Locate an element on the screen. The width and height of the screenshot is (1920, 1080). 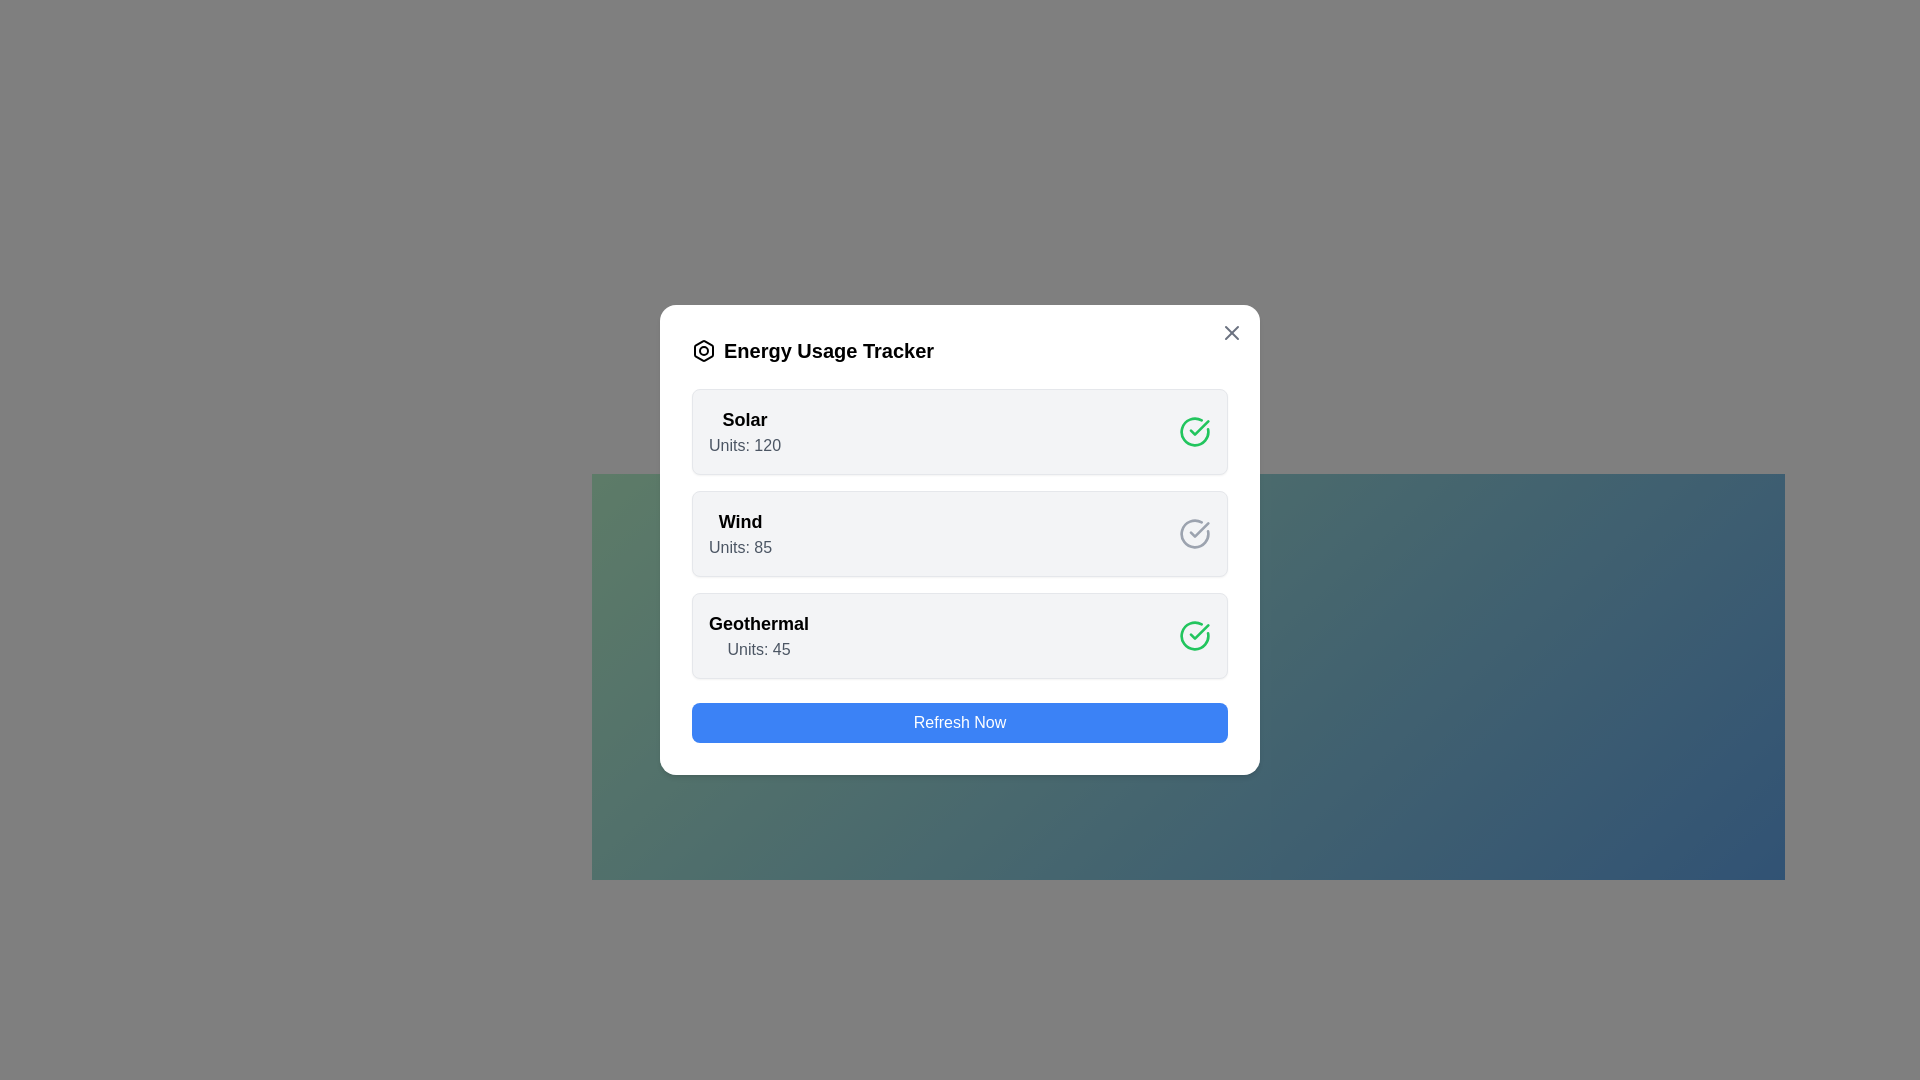
the small circular icon with a lightning bolt shape inside, located to the left of the 'Energy Usage Tracker' title in the header layout is located at coordinates (704, 350).